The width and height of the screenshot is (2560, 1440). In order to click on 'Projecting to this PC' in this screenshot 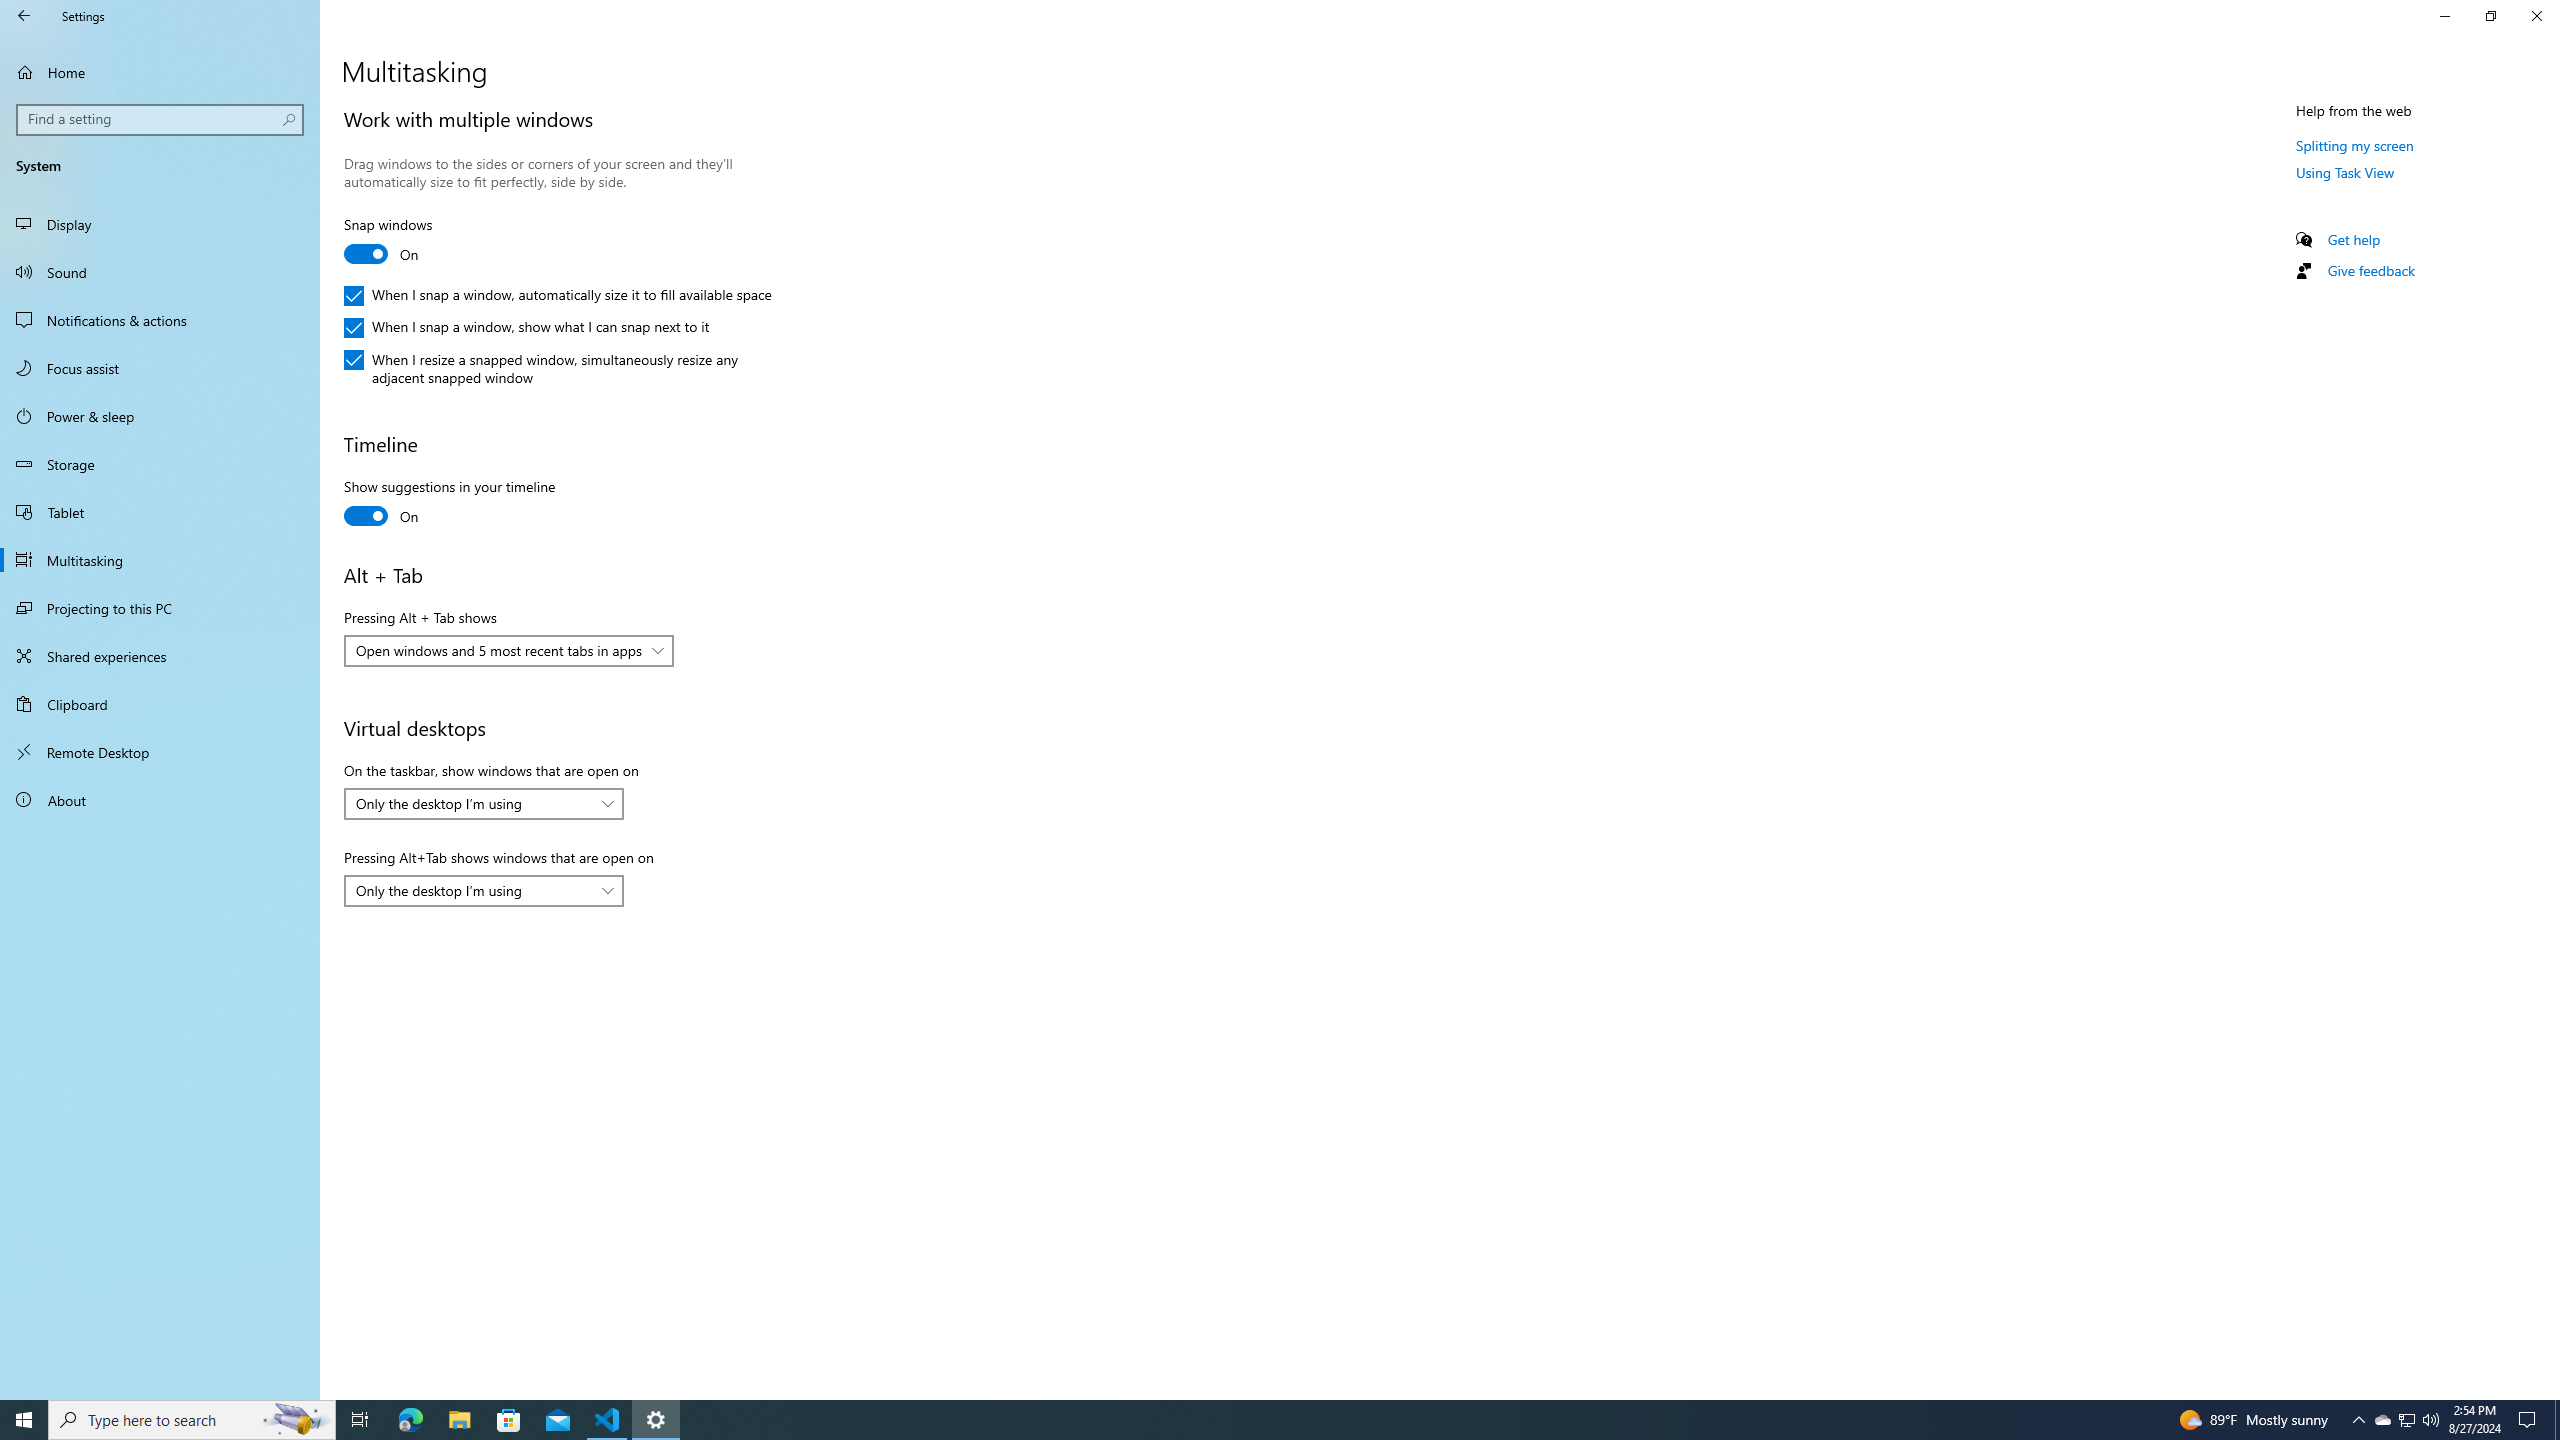, I will do `click(159, 608)`.